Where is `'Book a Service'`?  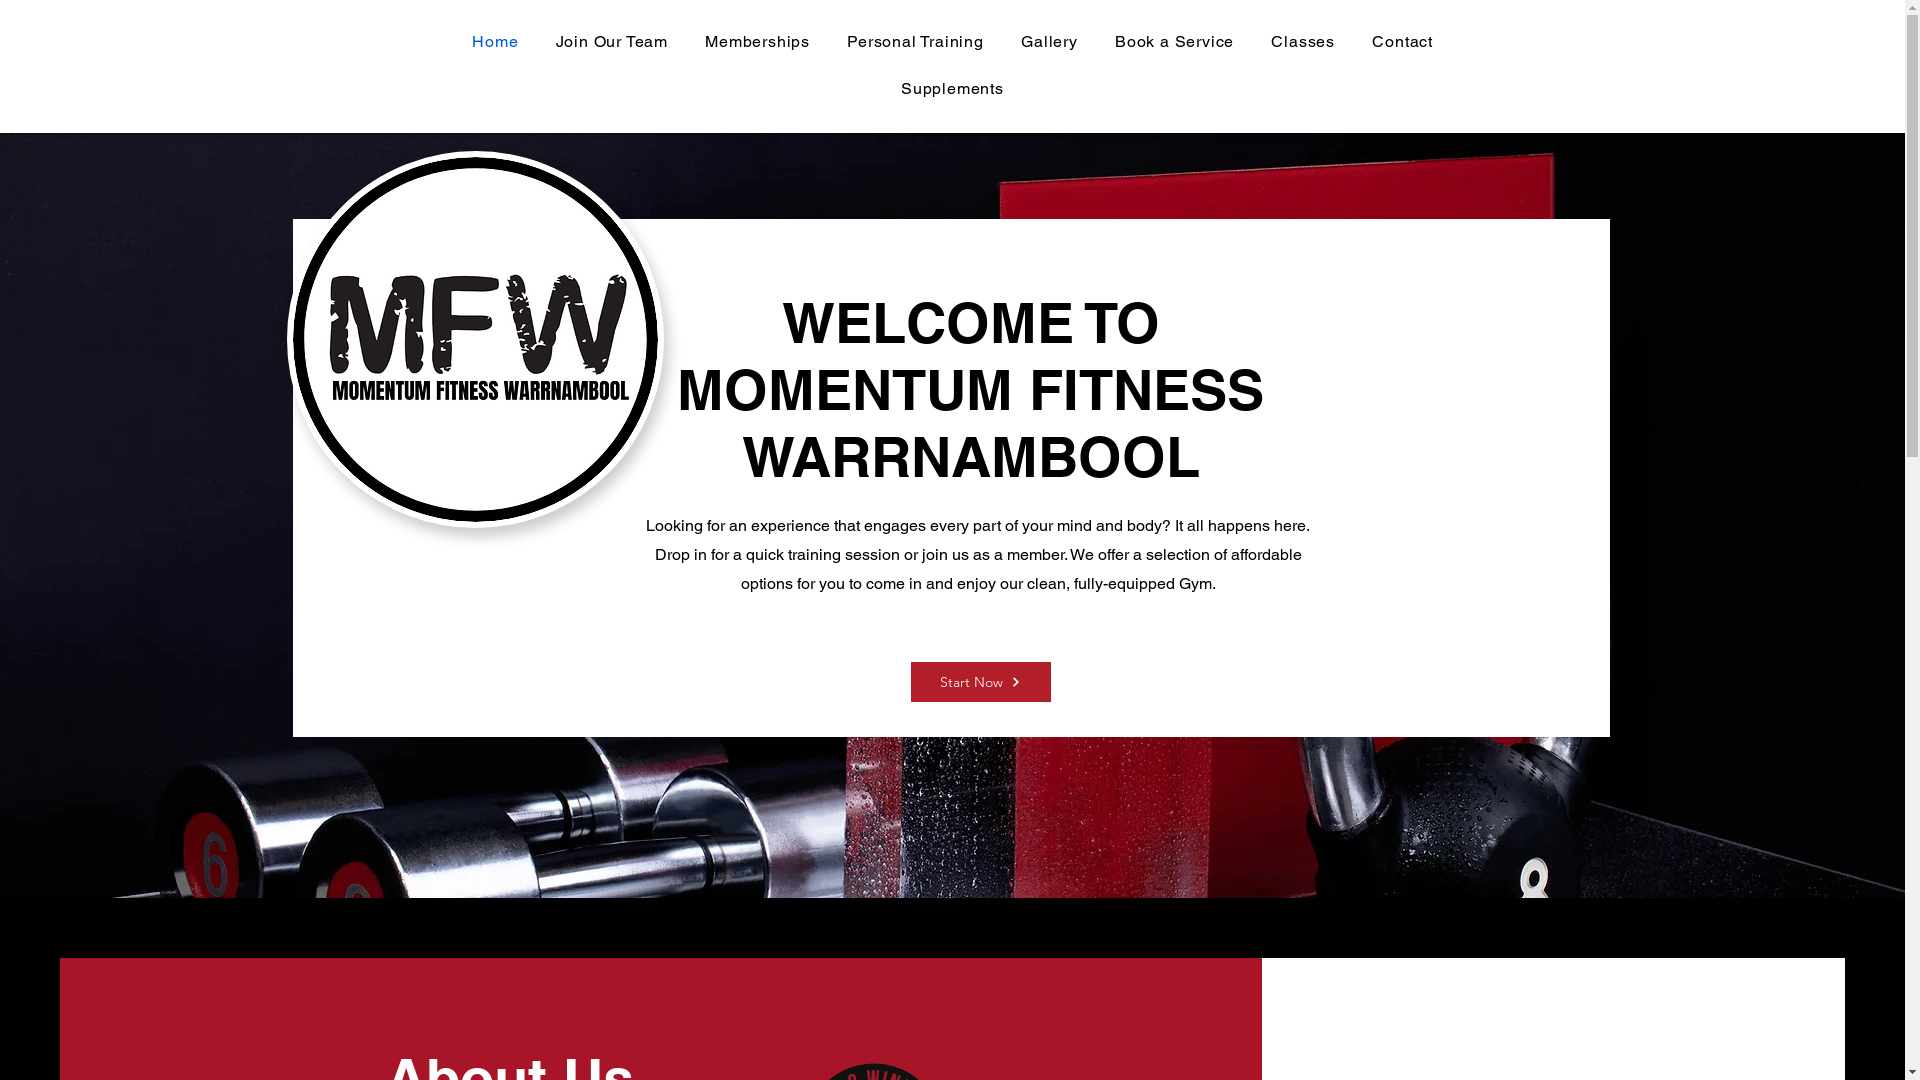 'Book a Service' is located at coordinates (1174, 41).